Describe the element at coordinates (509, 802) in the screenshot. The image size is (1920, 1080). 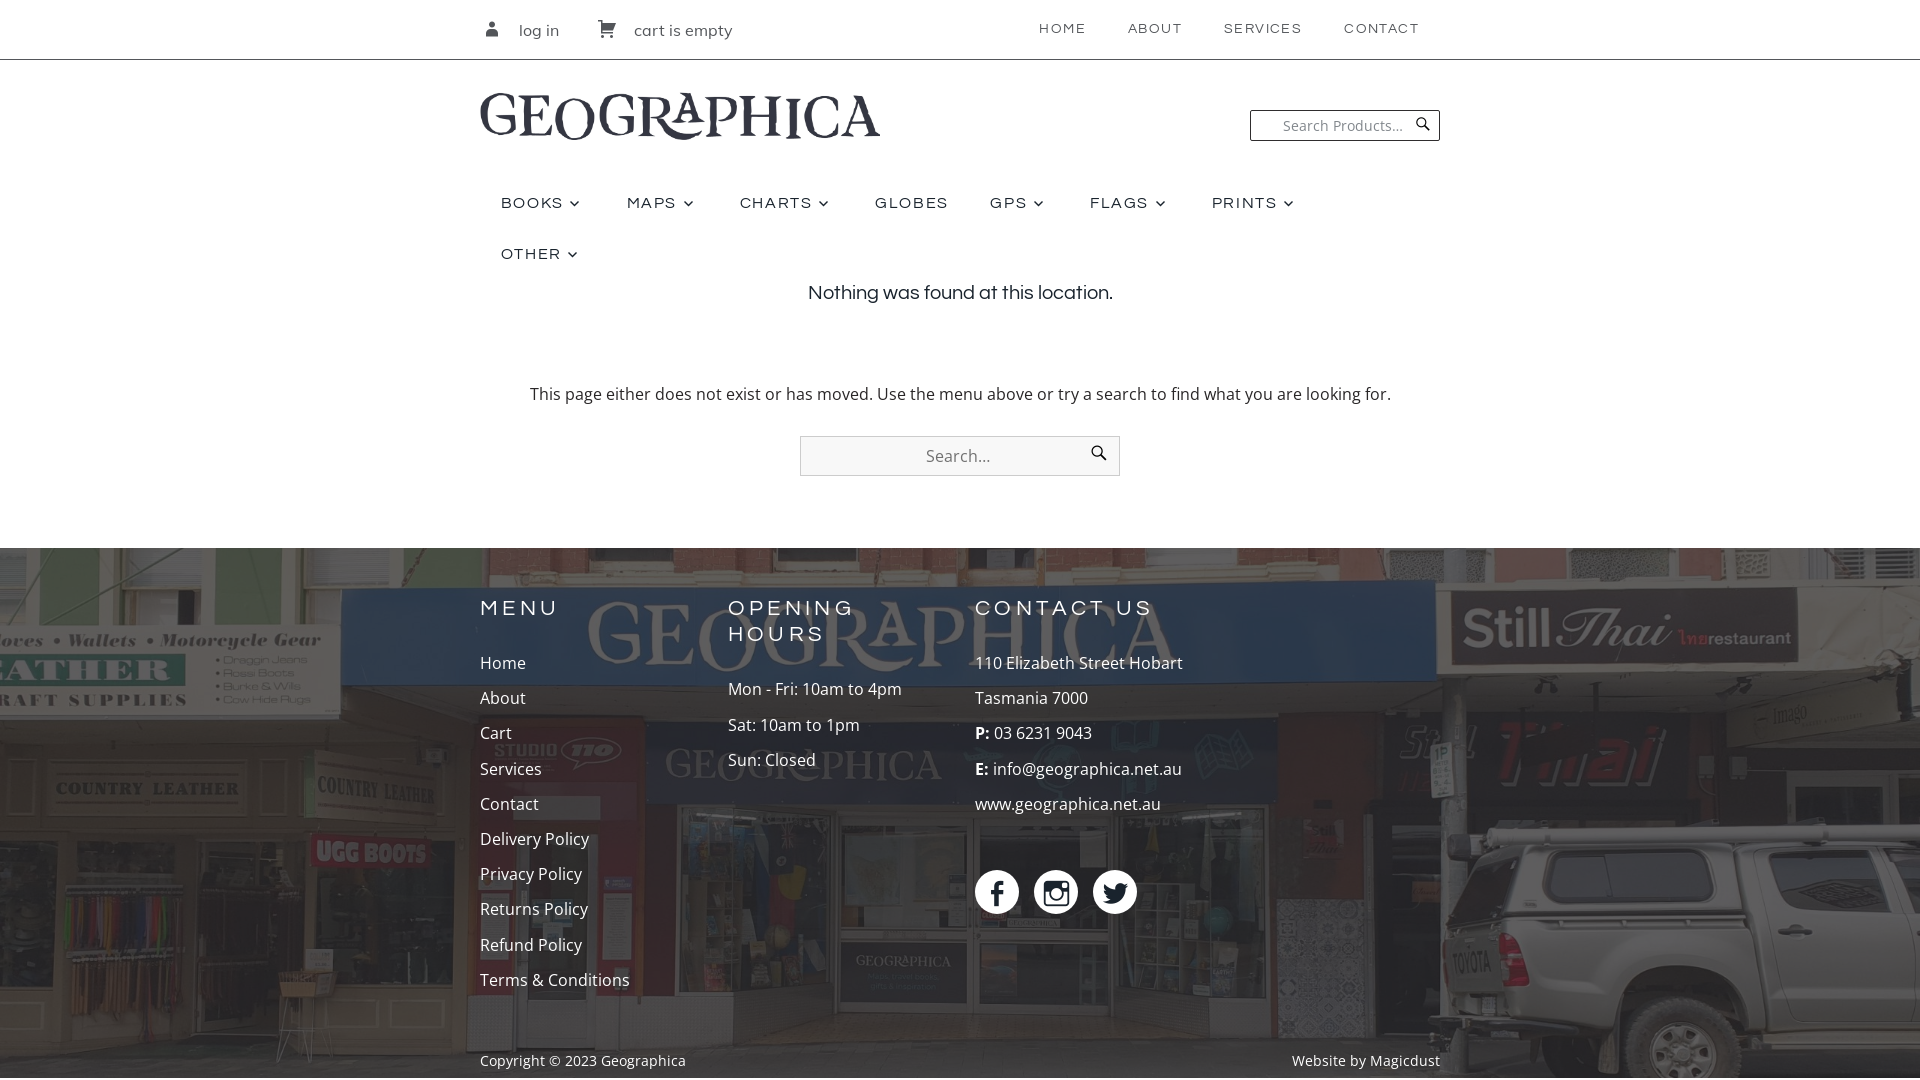
I see `'Contact'` at that location.